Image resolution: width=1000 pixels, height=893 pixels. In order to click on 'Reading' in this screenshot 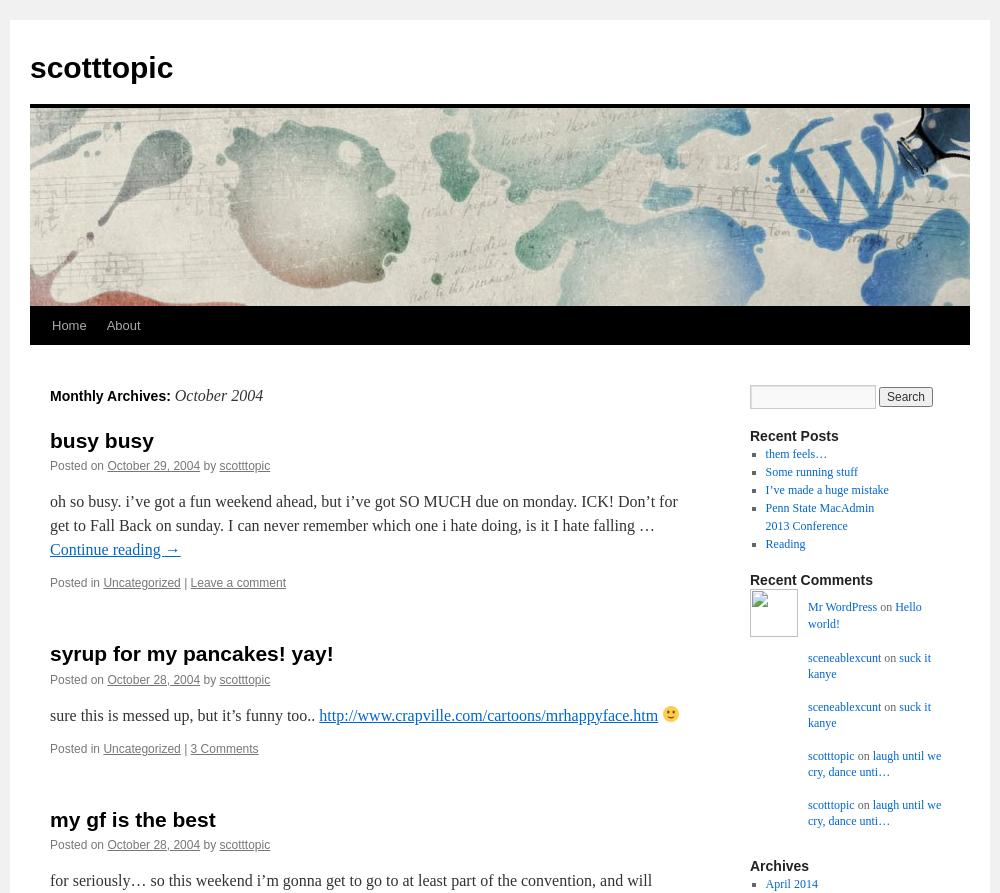, I will do `click(785, 543)`.